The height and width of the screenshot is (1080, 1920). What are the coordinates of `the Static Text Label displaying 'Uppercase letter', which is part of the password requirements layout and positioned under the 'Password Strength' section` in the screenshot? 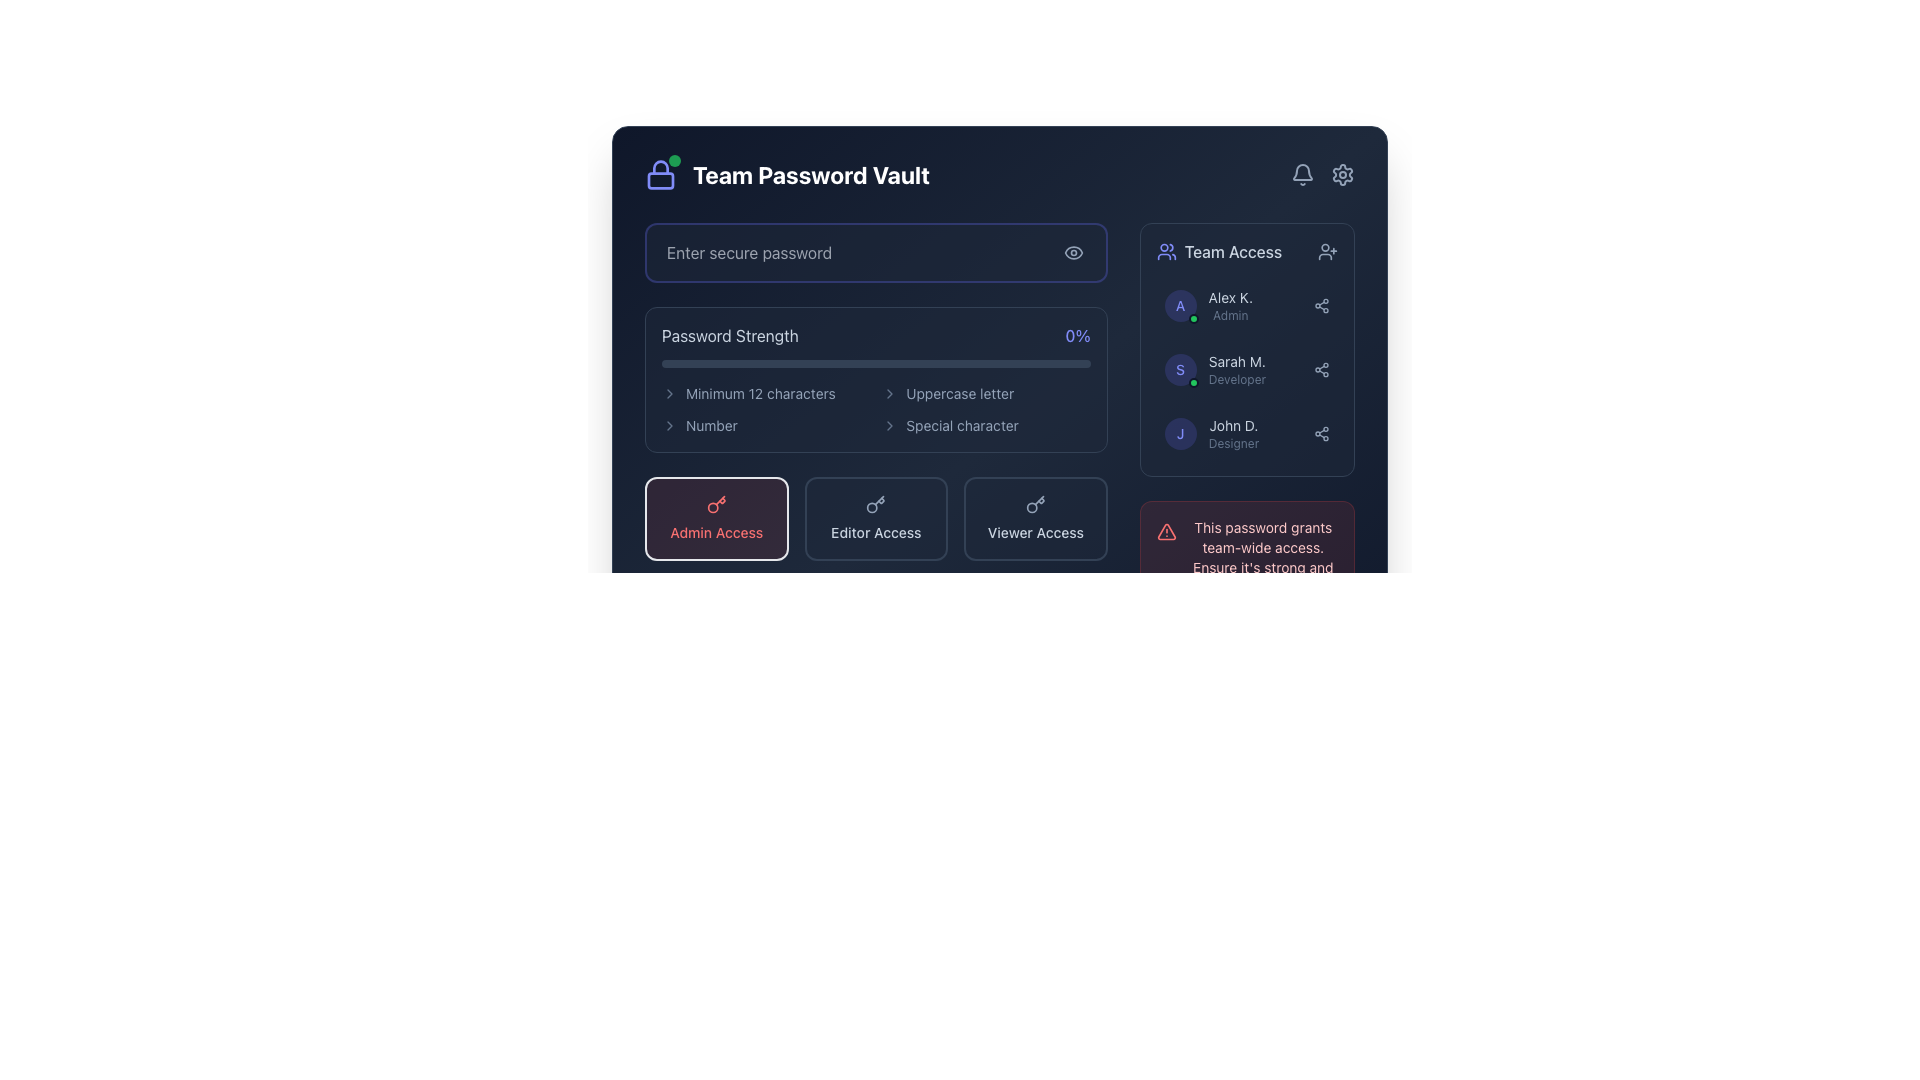 It's located at (960, 393).